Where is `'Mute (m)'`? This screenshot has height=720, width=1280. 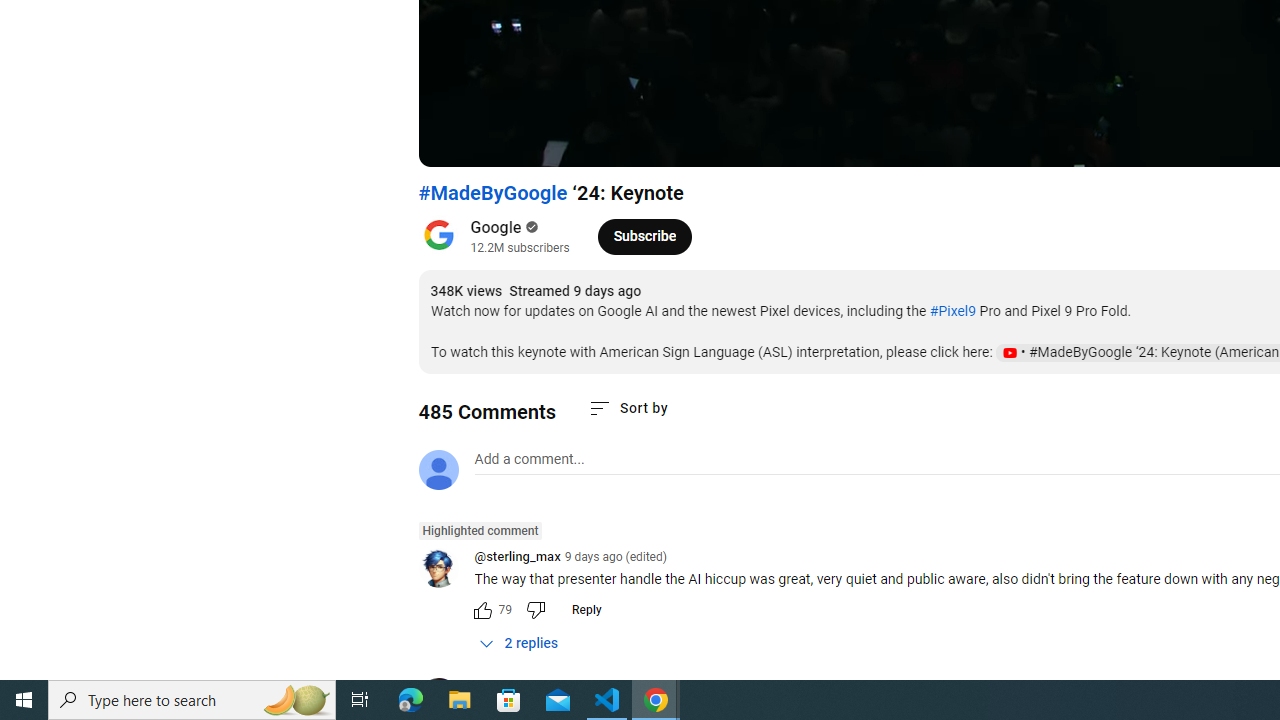 'Mute (m)' is located at coordinates (548, 141).